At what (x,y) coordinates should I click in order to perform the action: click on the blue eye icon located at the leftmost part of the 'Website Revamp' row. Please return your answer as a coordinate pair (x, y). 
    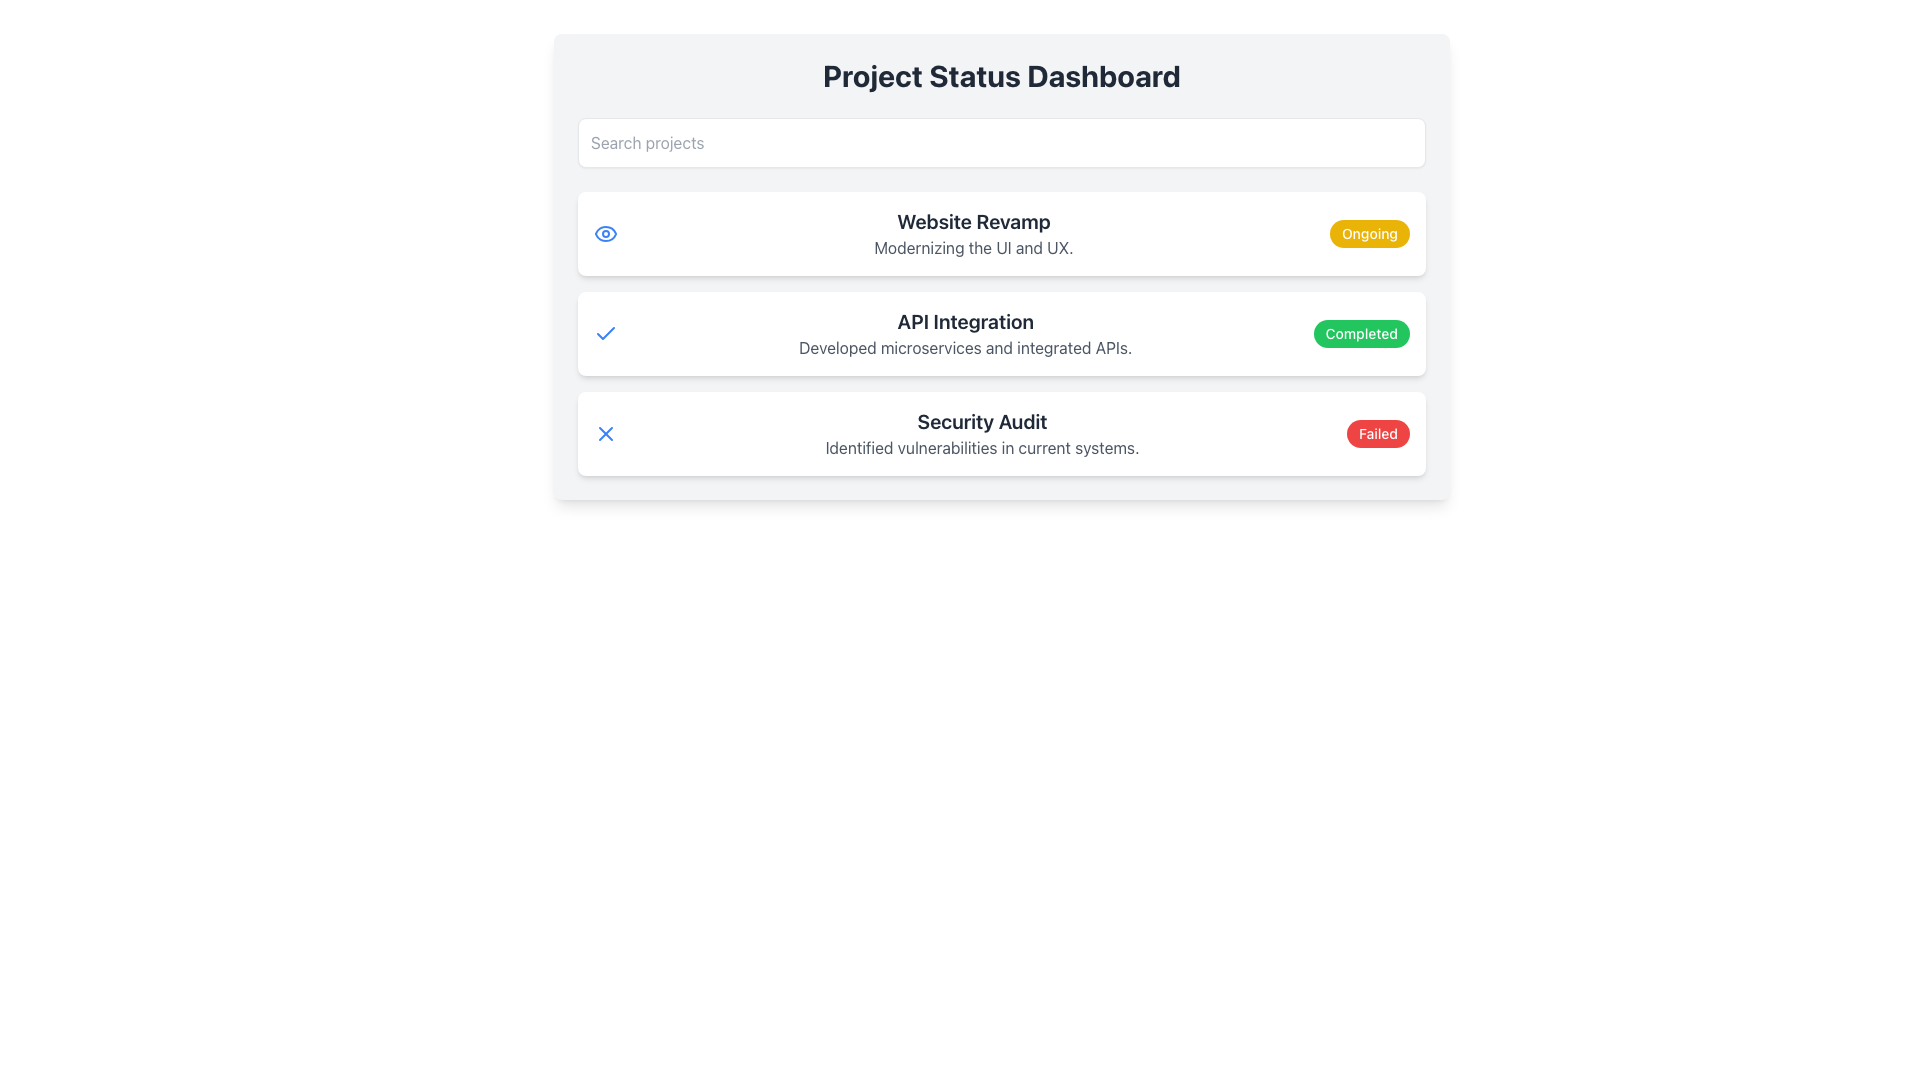
    Looking at the image, I should click on (604, 233).